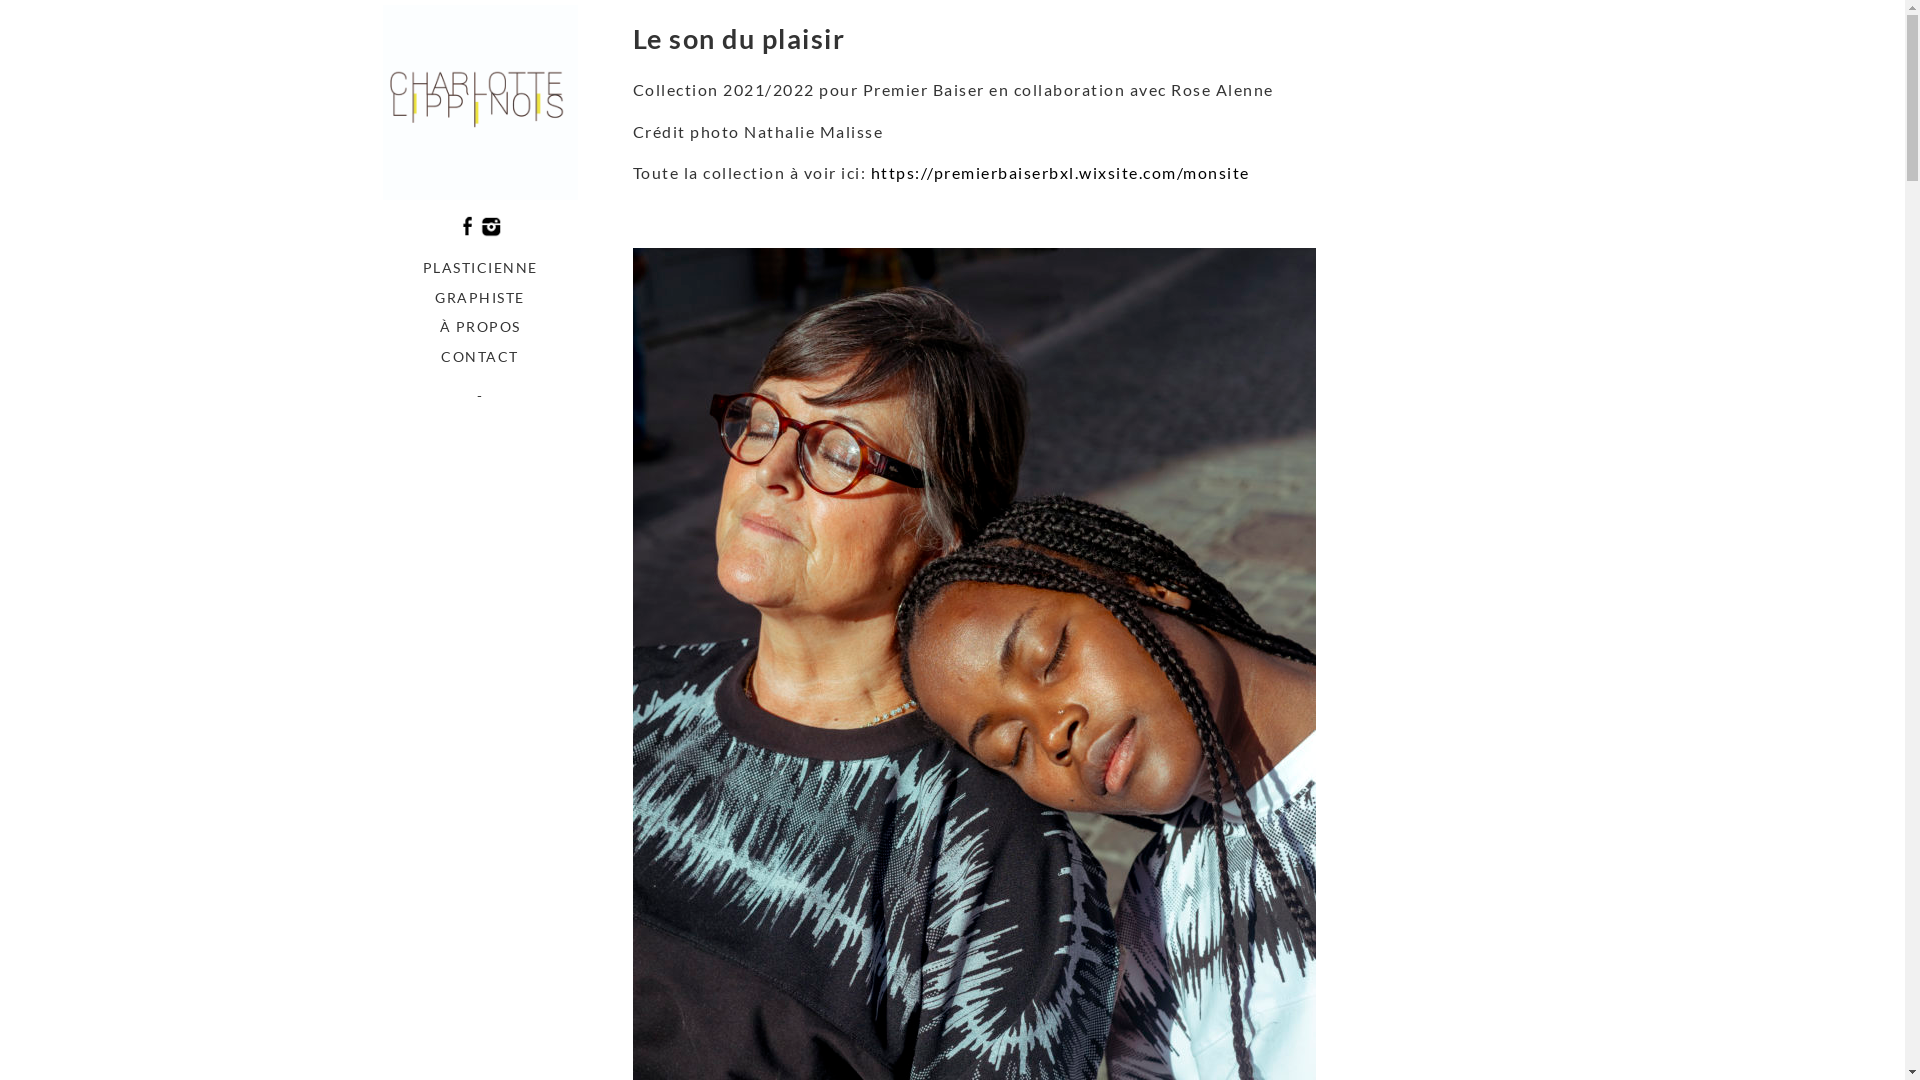 The image size is (1920, 1080). What do you see at coordinates (478, 297) in the screenshot?
I see `'GRAPHISTE'` at bounding box center [478, 297].